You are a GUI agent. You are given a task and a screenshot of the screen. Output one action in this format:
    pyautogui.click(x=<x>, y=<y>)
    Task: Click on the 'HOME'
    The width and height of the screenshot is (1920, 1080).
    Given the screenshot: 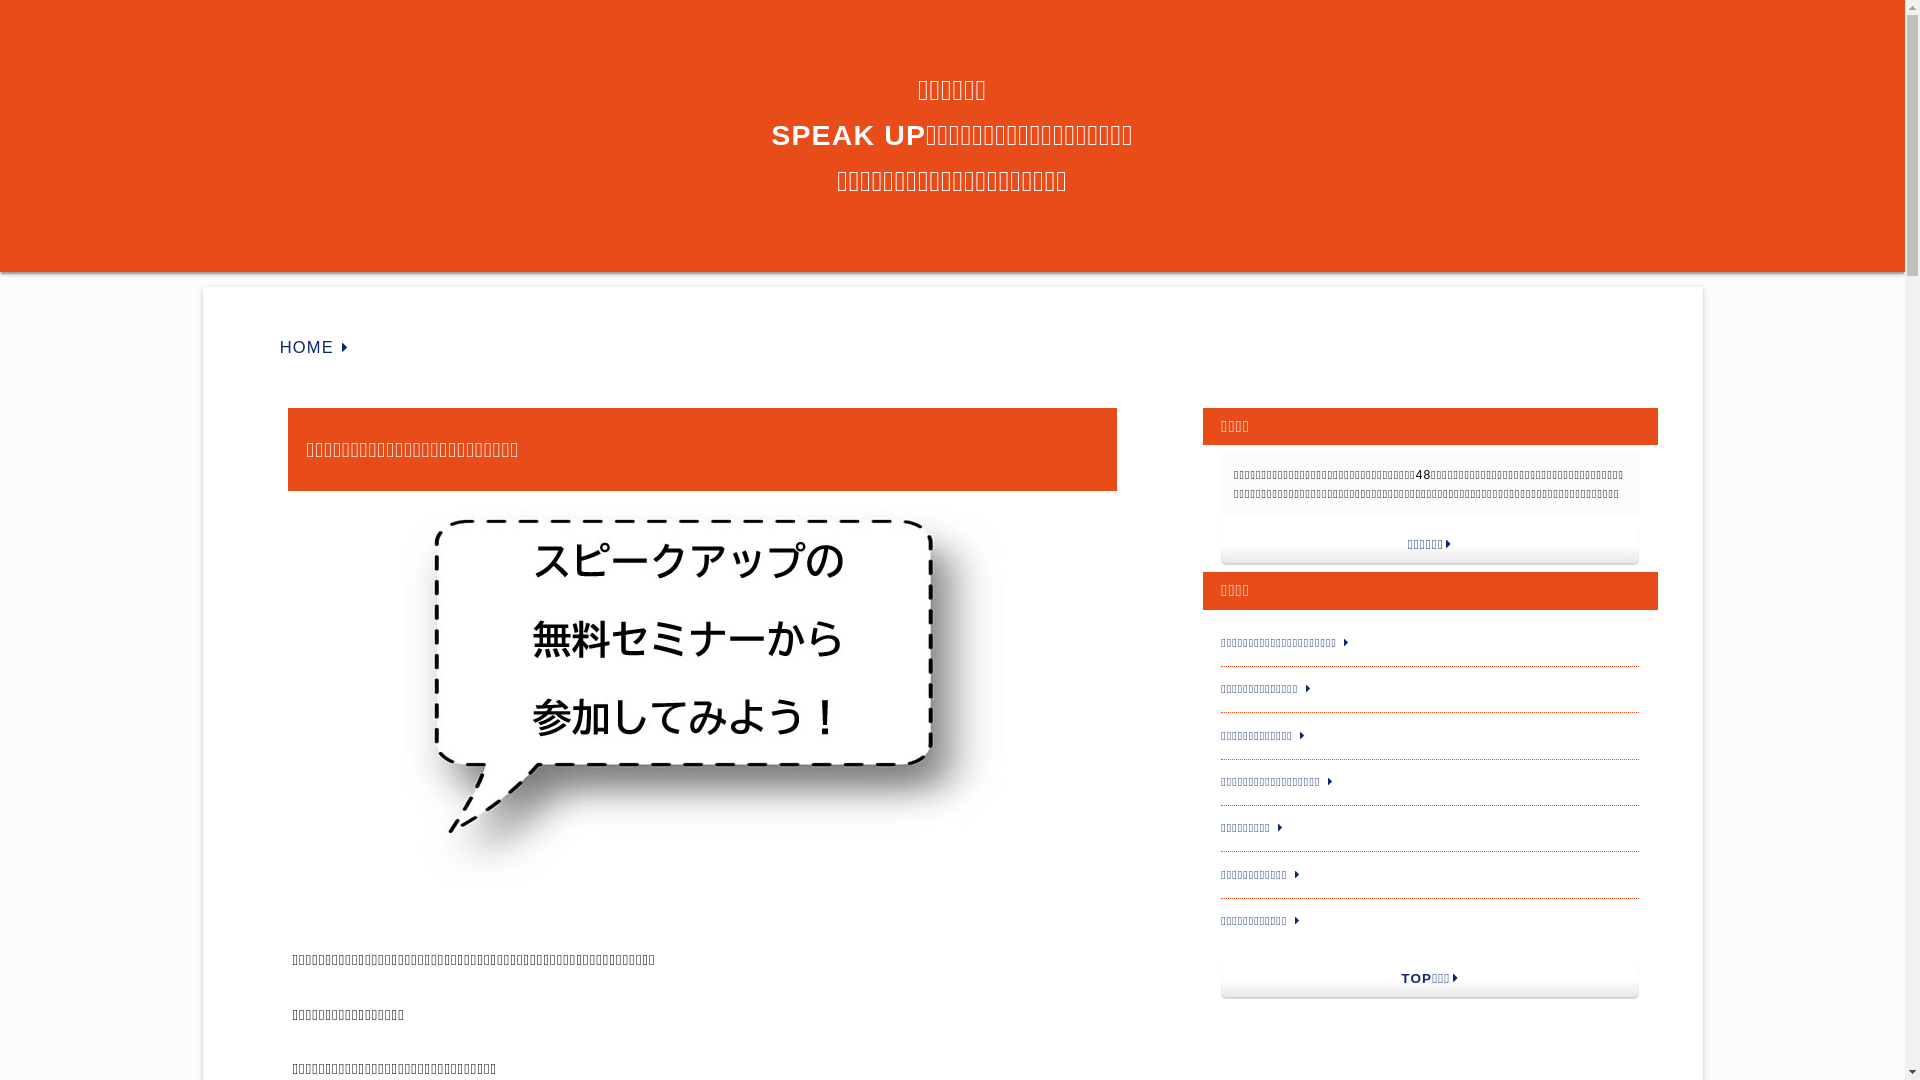 What is the action you would take?
    pyautogui.click(x=278, y=346)
    